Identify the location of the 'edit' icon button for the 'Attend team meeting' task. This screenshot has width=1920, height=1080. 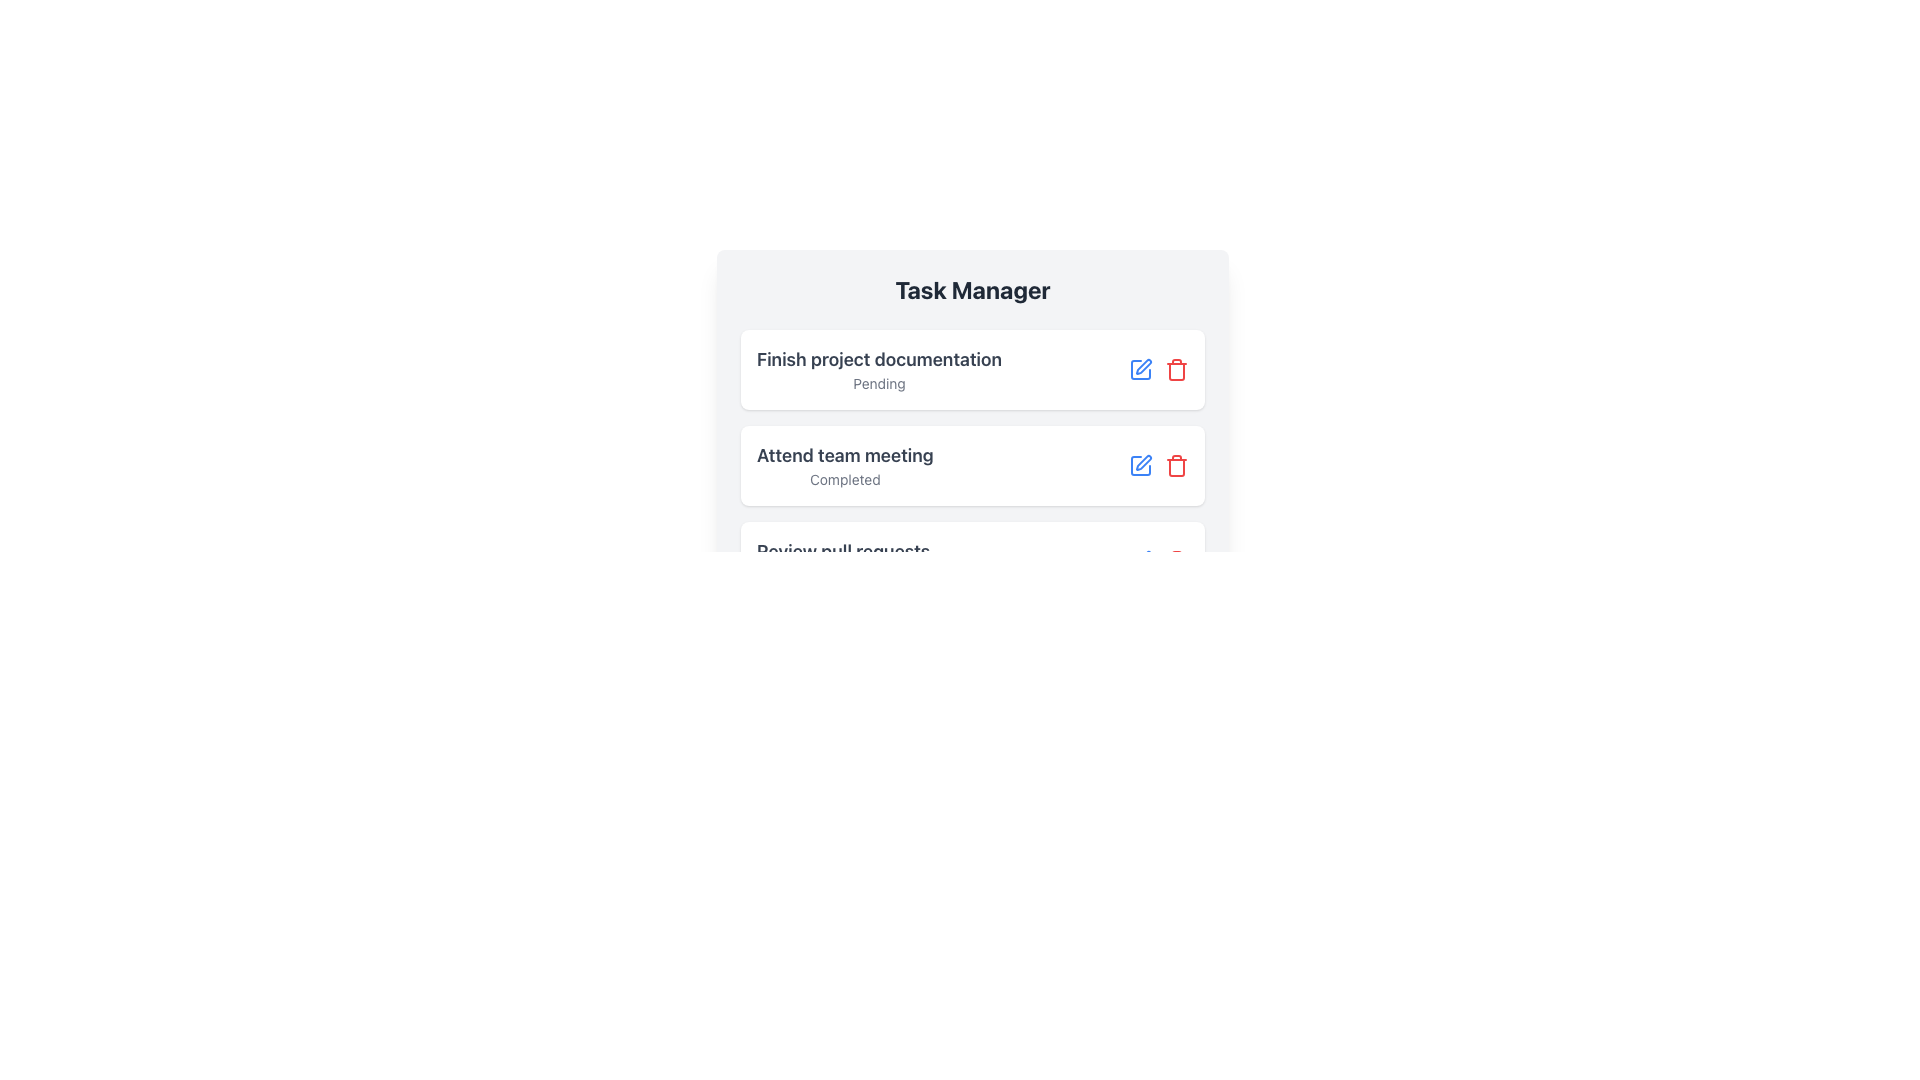
(1141, 466).